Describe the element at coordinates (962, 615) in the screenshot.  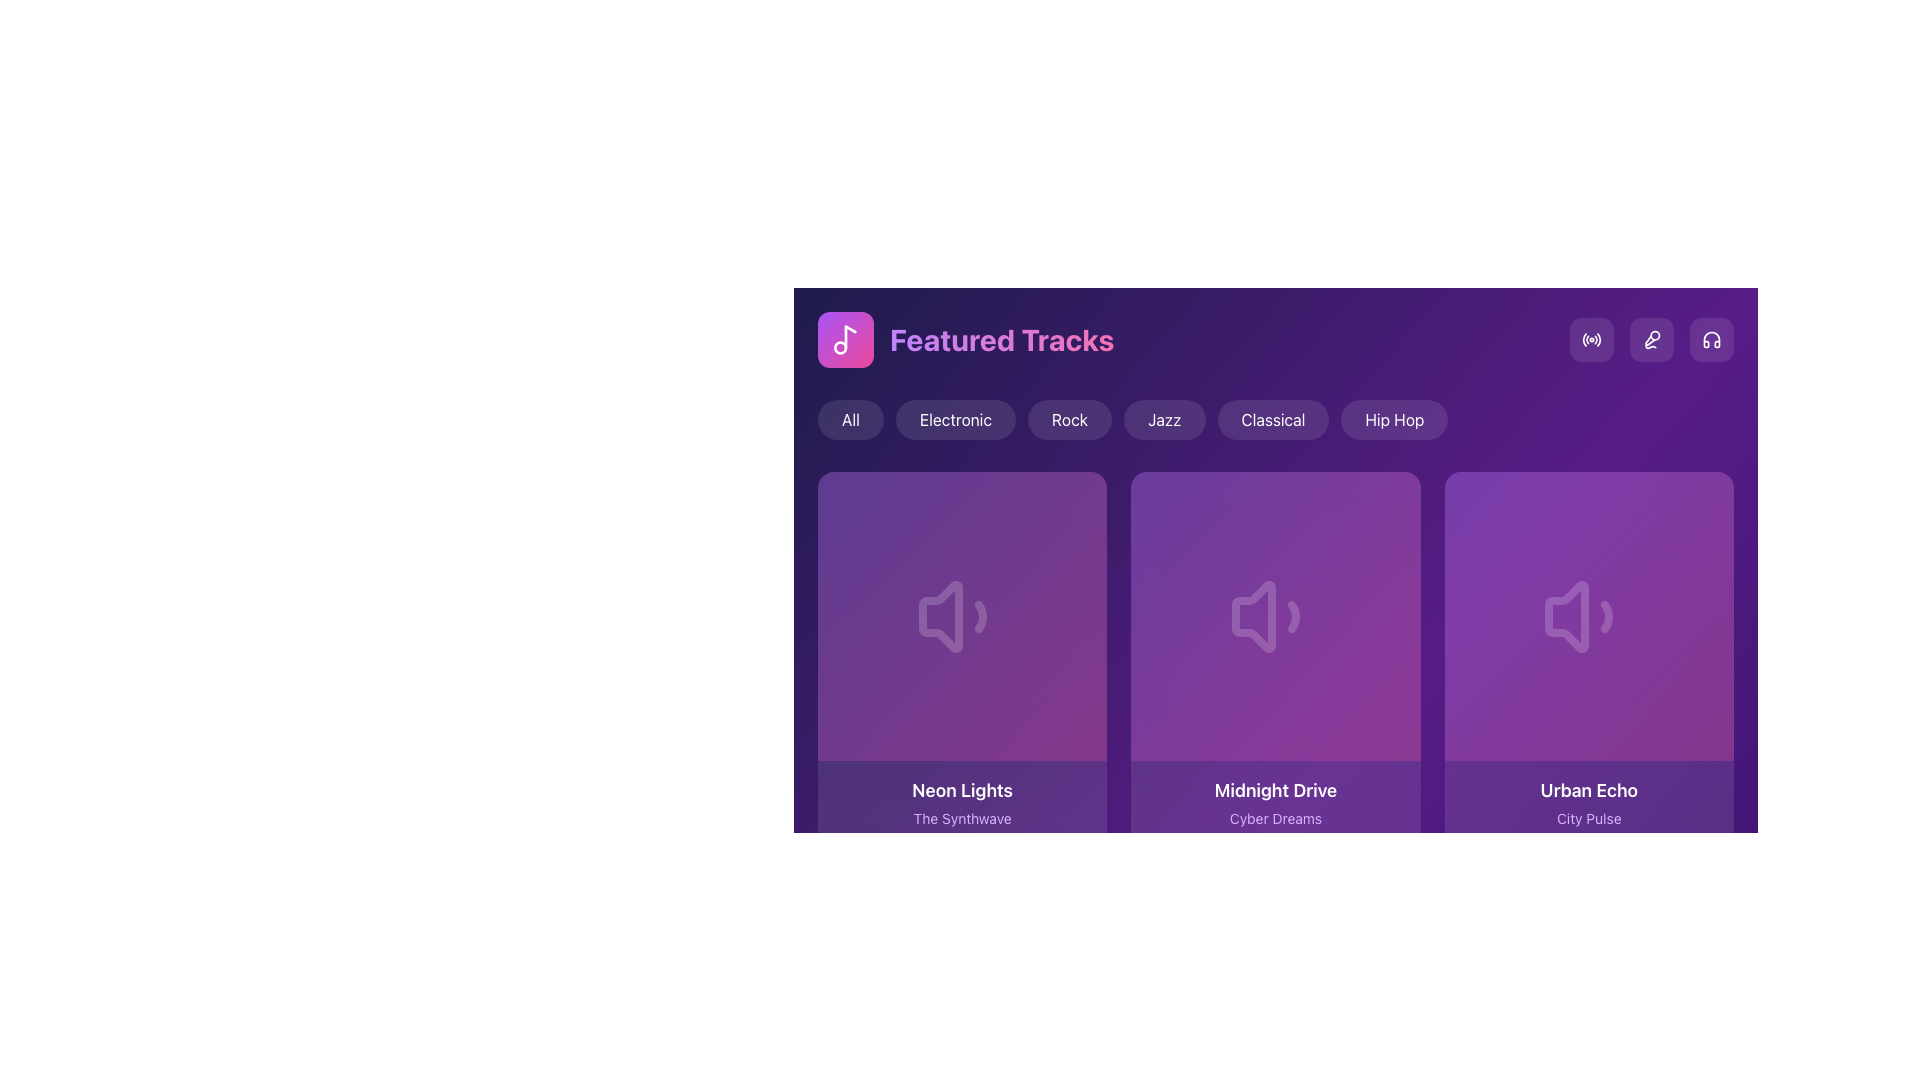
I see `the audio-related icon located at the center of the first card in the 'Neon Lights' horizontal card list` at that location.